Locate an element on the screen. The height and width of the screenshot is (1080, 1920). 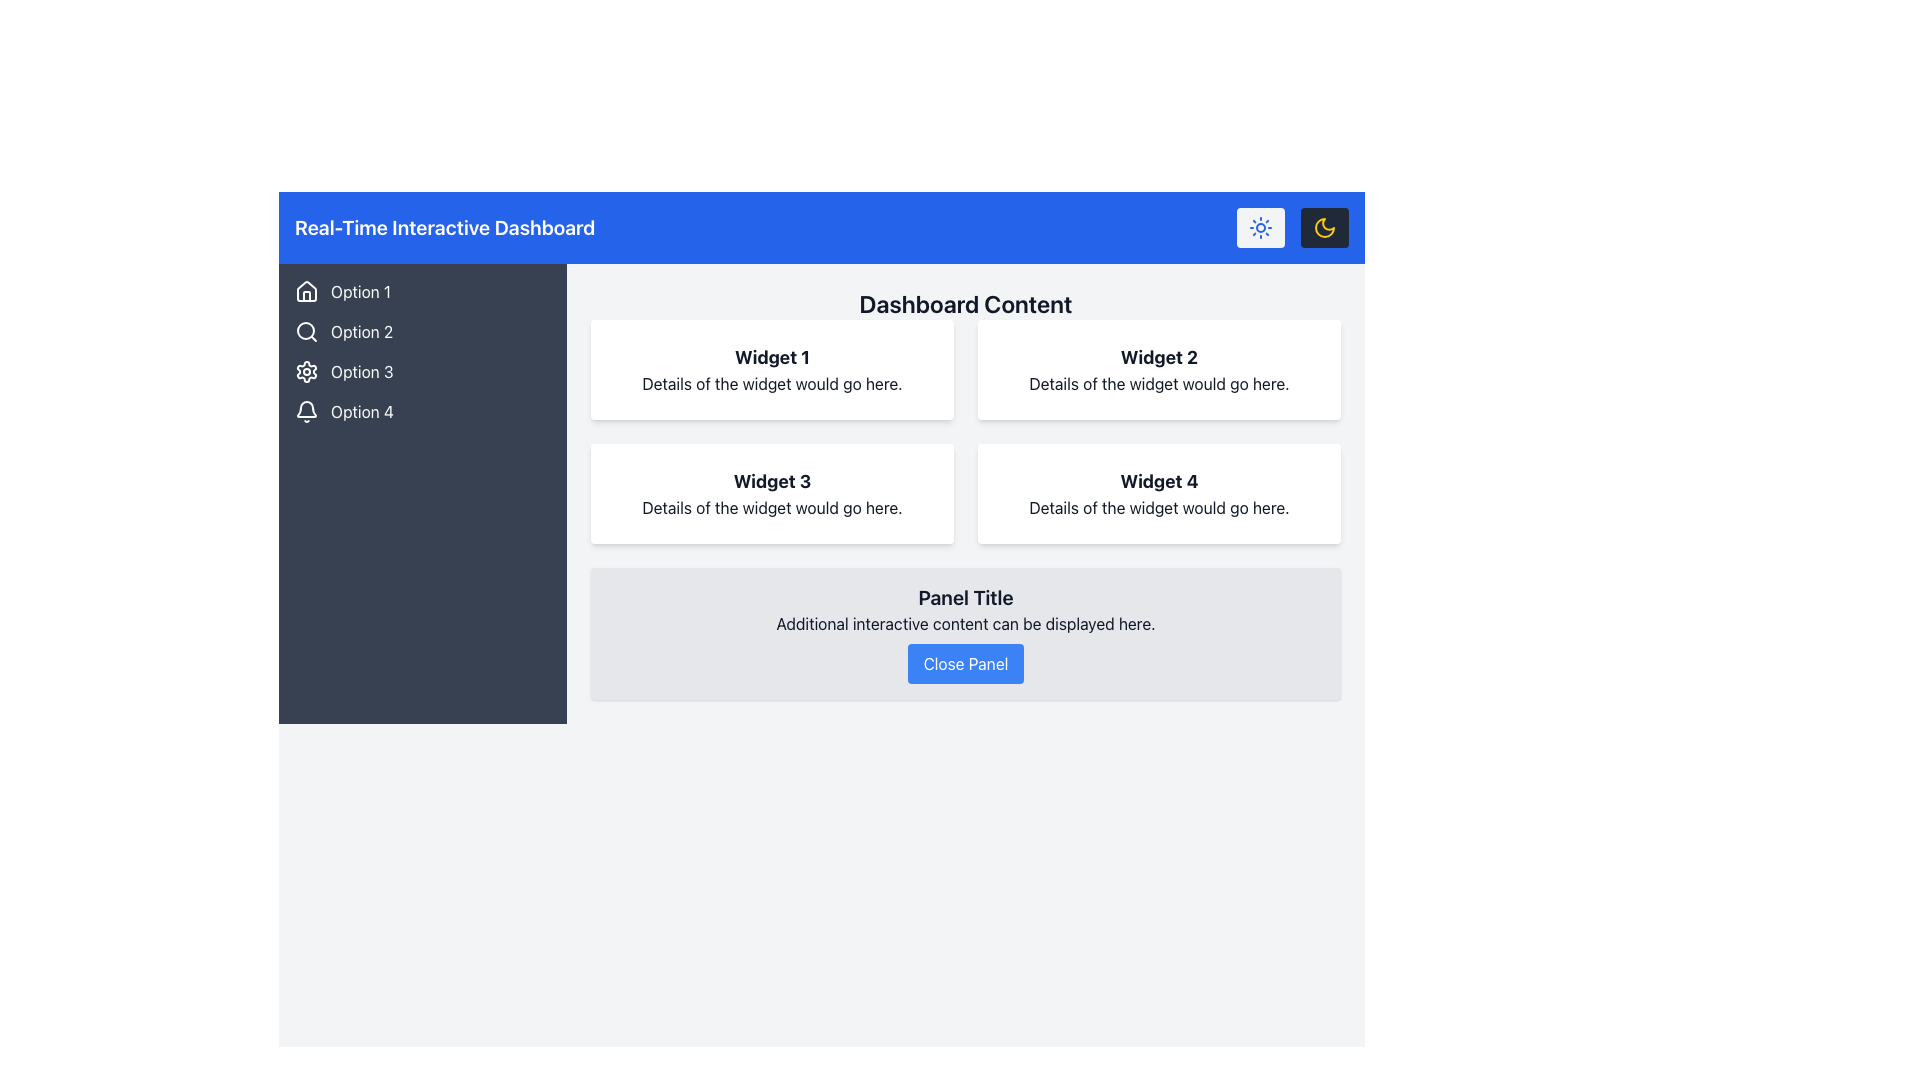
the text block displaying 'Details of the widget would go here' located below the 'Widget 1' text element in the Dashboard Content section is located at coordinates (771, 384).